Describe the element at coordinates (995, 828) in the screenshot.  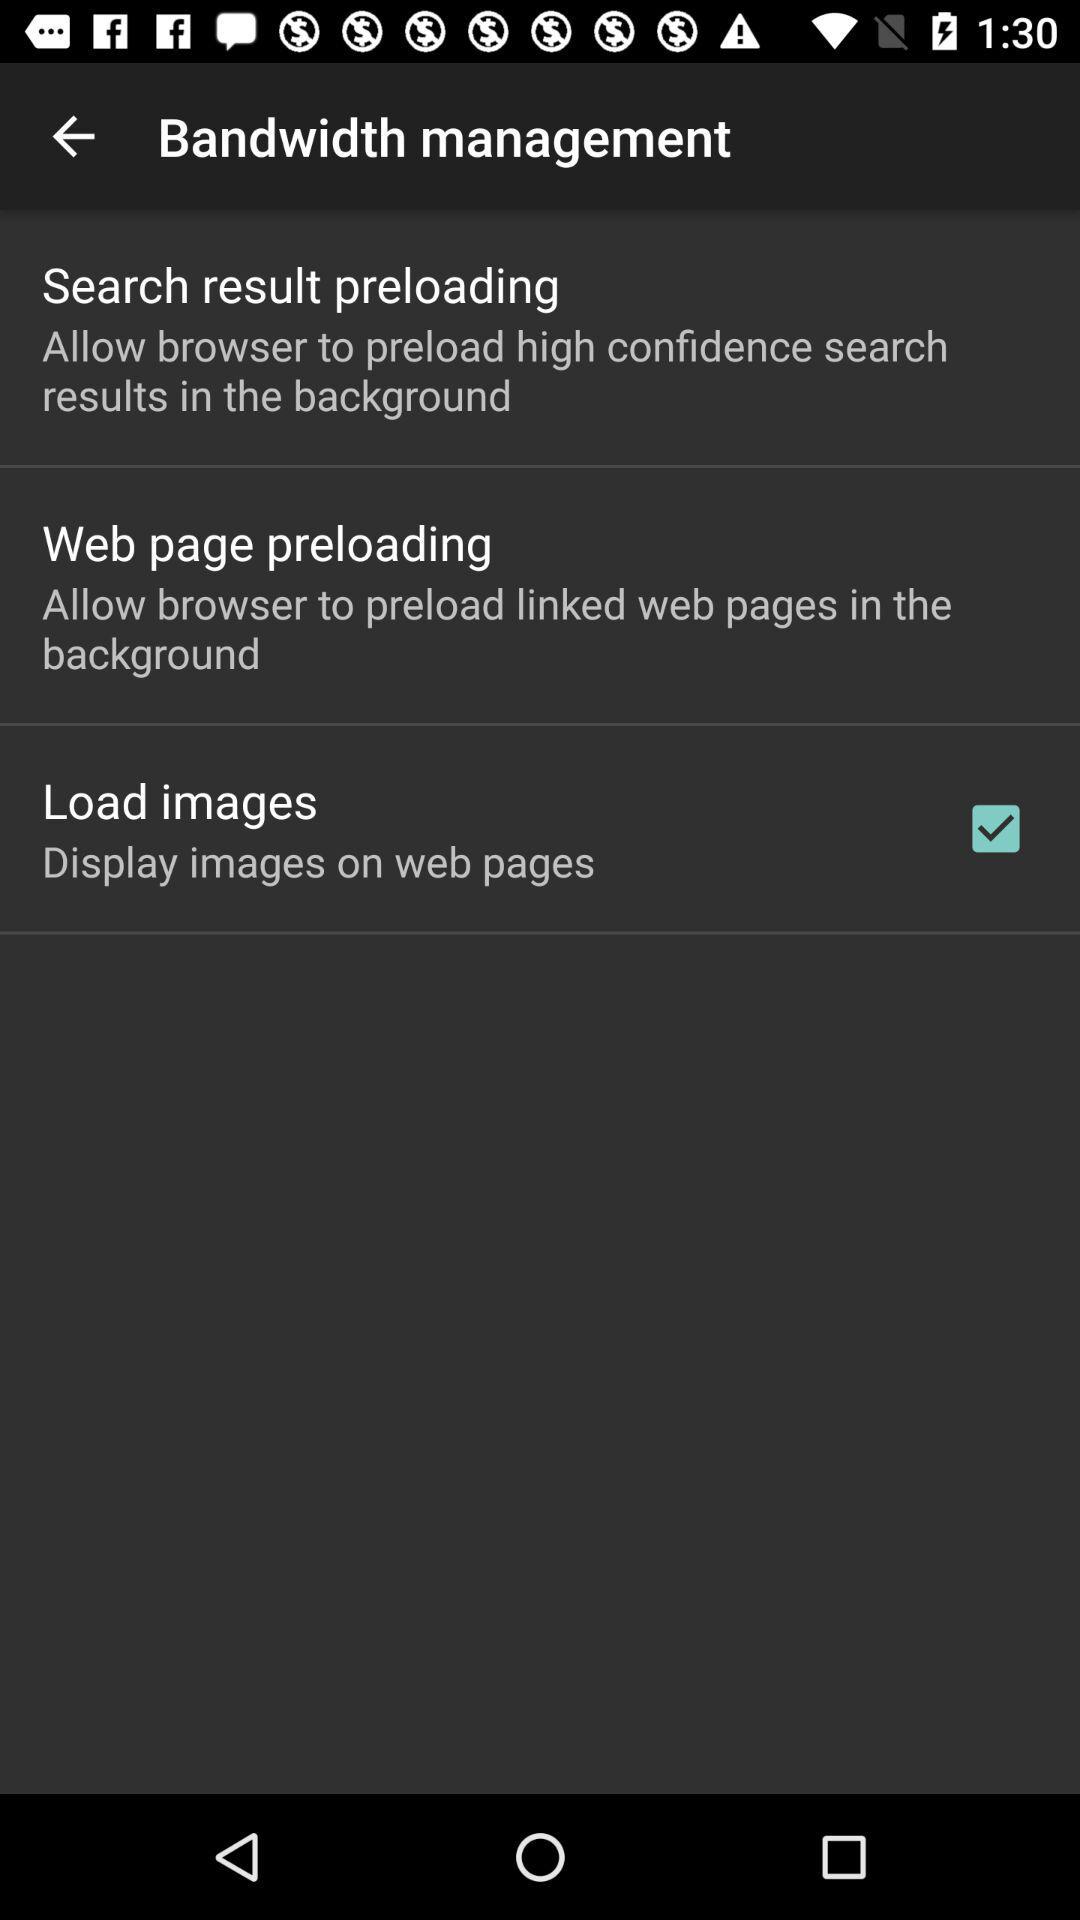
I see `icon below the allow browser to` at that location.